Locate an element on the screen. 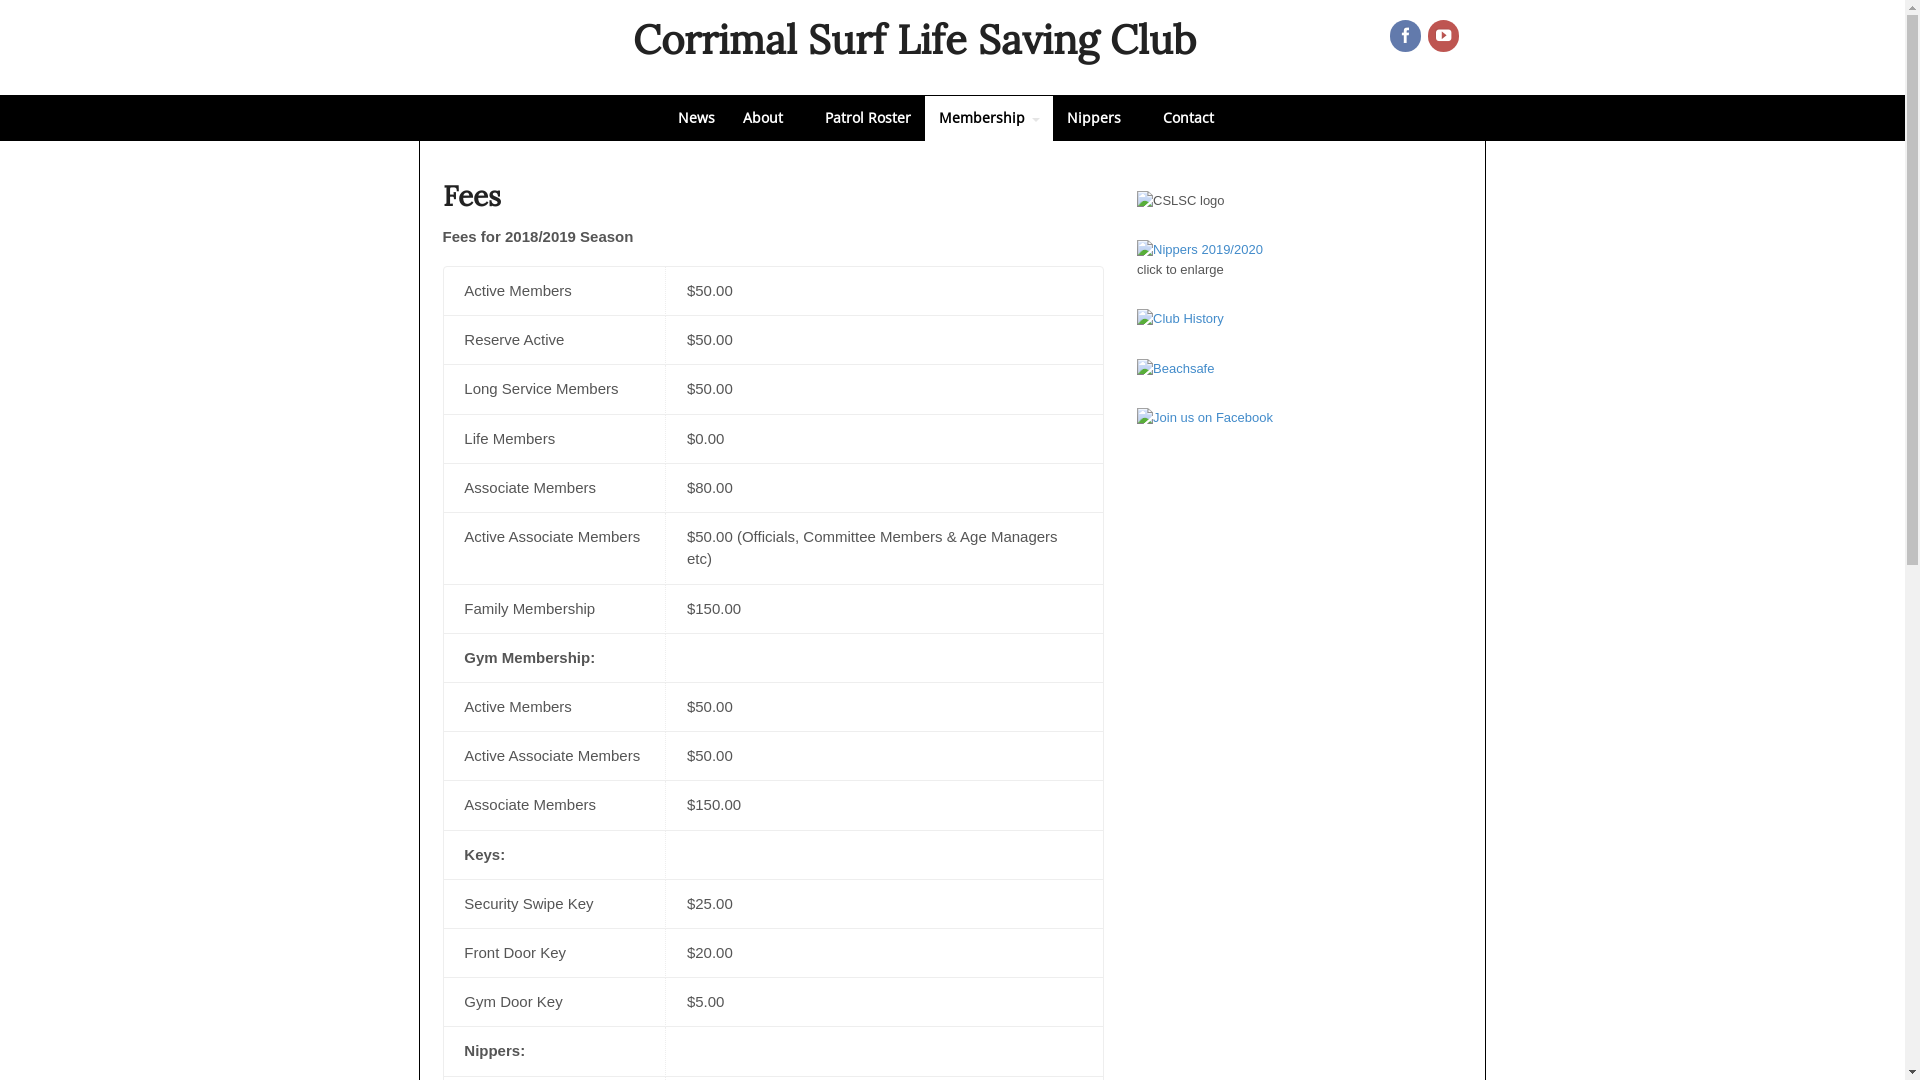 The width and height of the screenshot is (1920, 1080). 'News' is located at coordinates (696, 118).